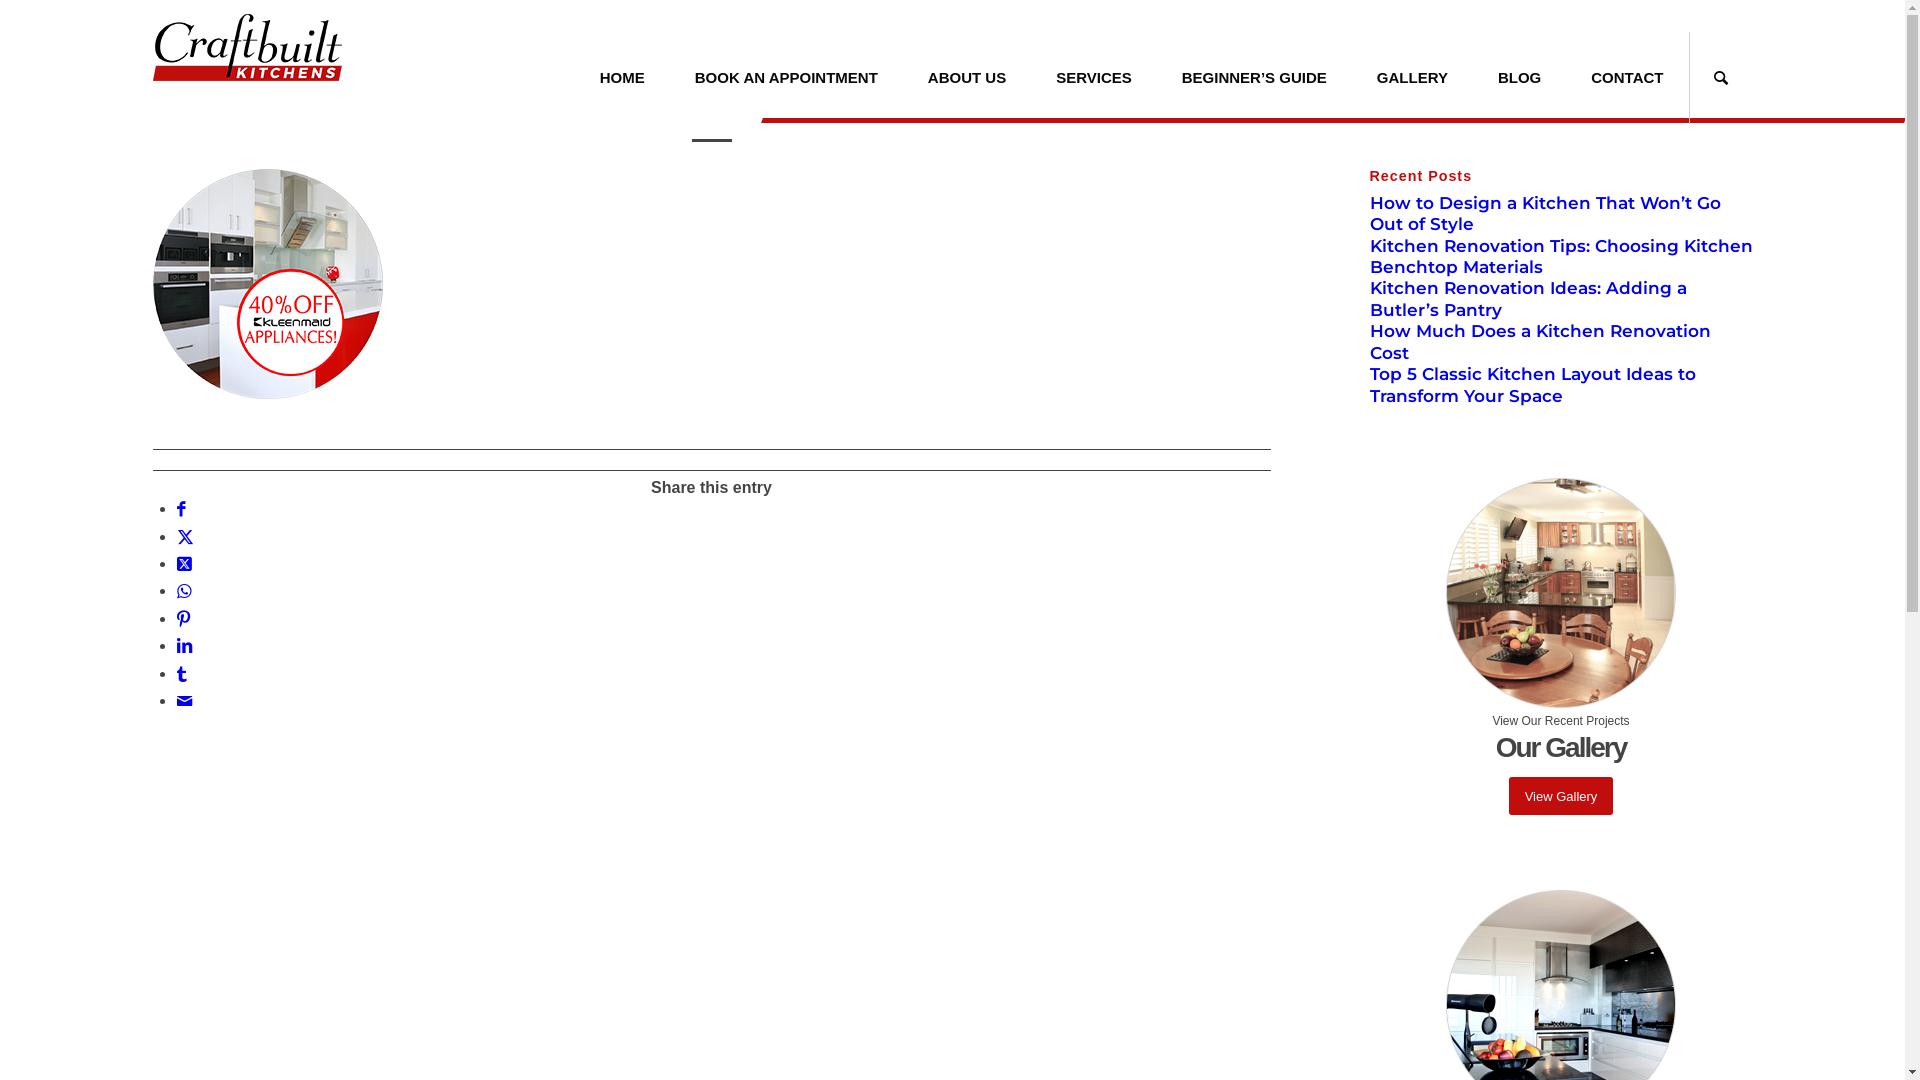 The height and width of the screenshot is (1080, 1920). Describe the element at coordinates (1560, 795) in the screenshot. I see `'View Gallery'` at that location.